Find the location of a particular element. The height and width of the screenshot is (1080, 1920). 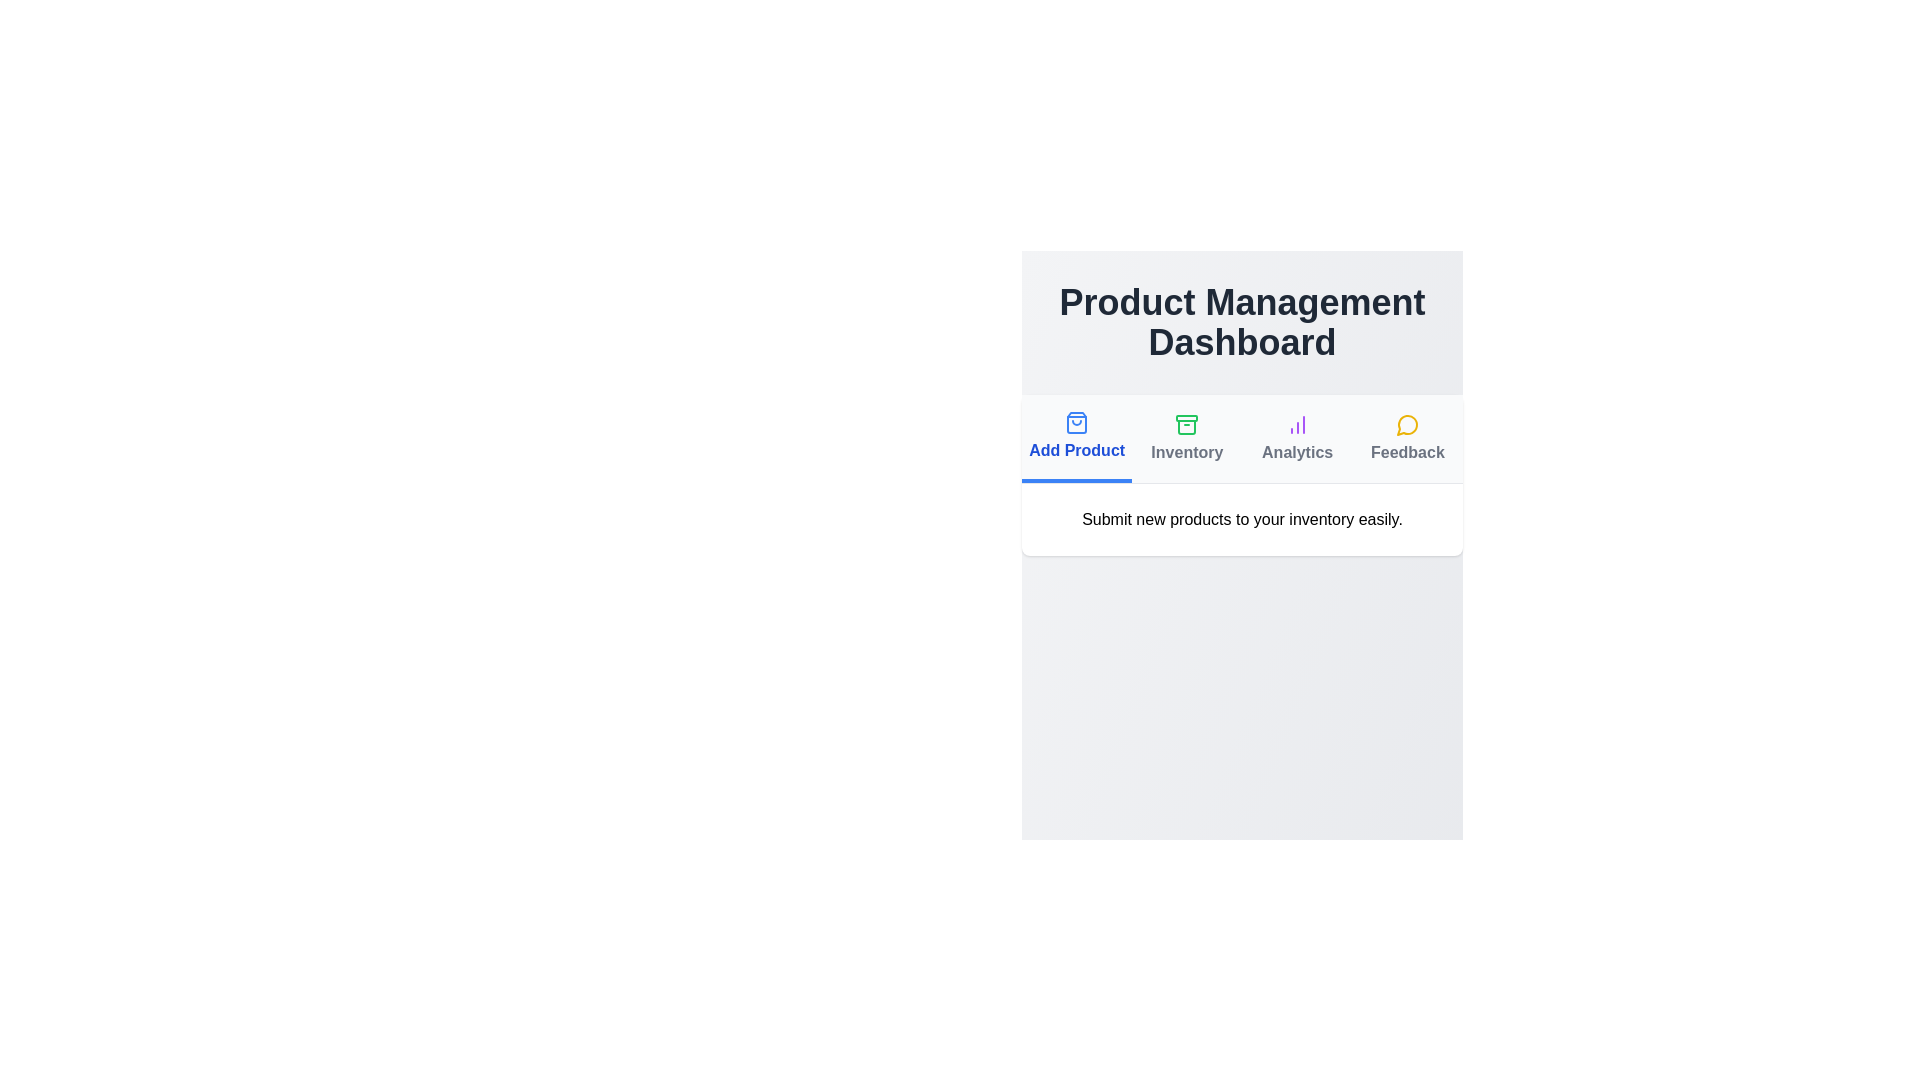

the 'Inventory' text label, which is displayed in a dark font color on a white background and is positioned below a green icon resembling a box or crate in the second column of the top bar is located at coordinates (1187, 452).